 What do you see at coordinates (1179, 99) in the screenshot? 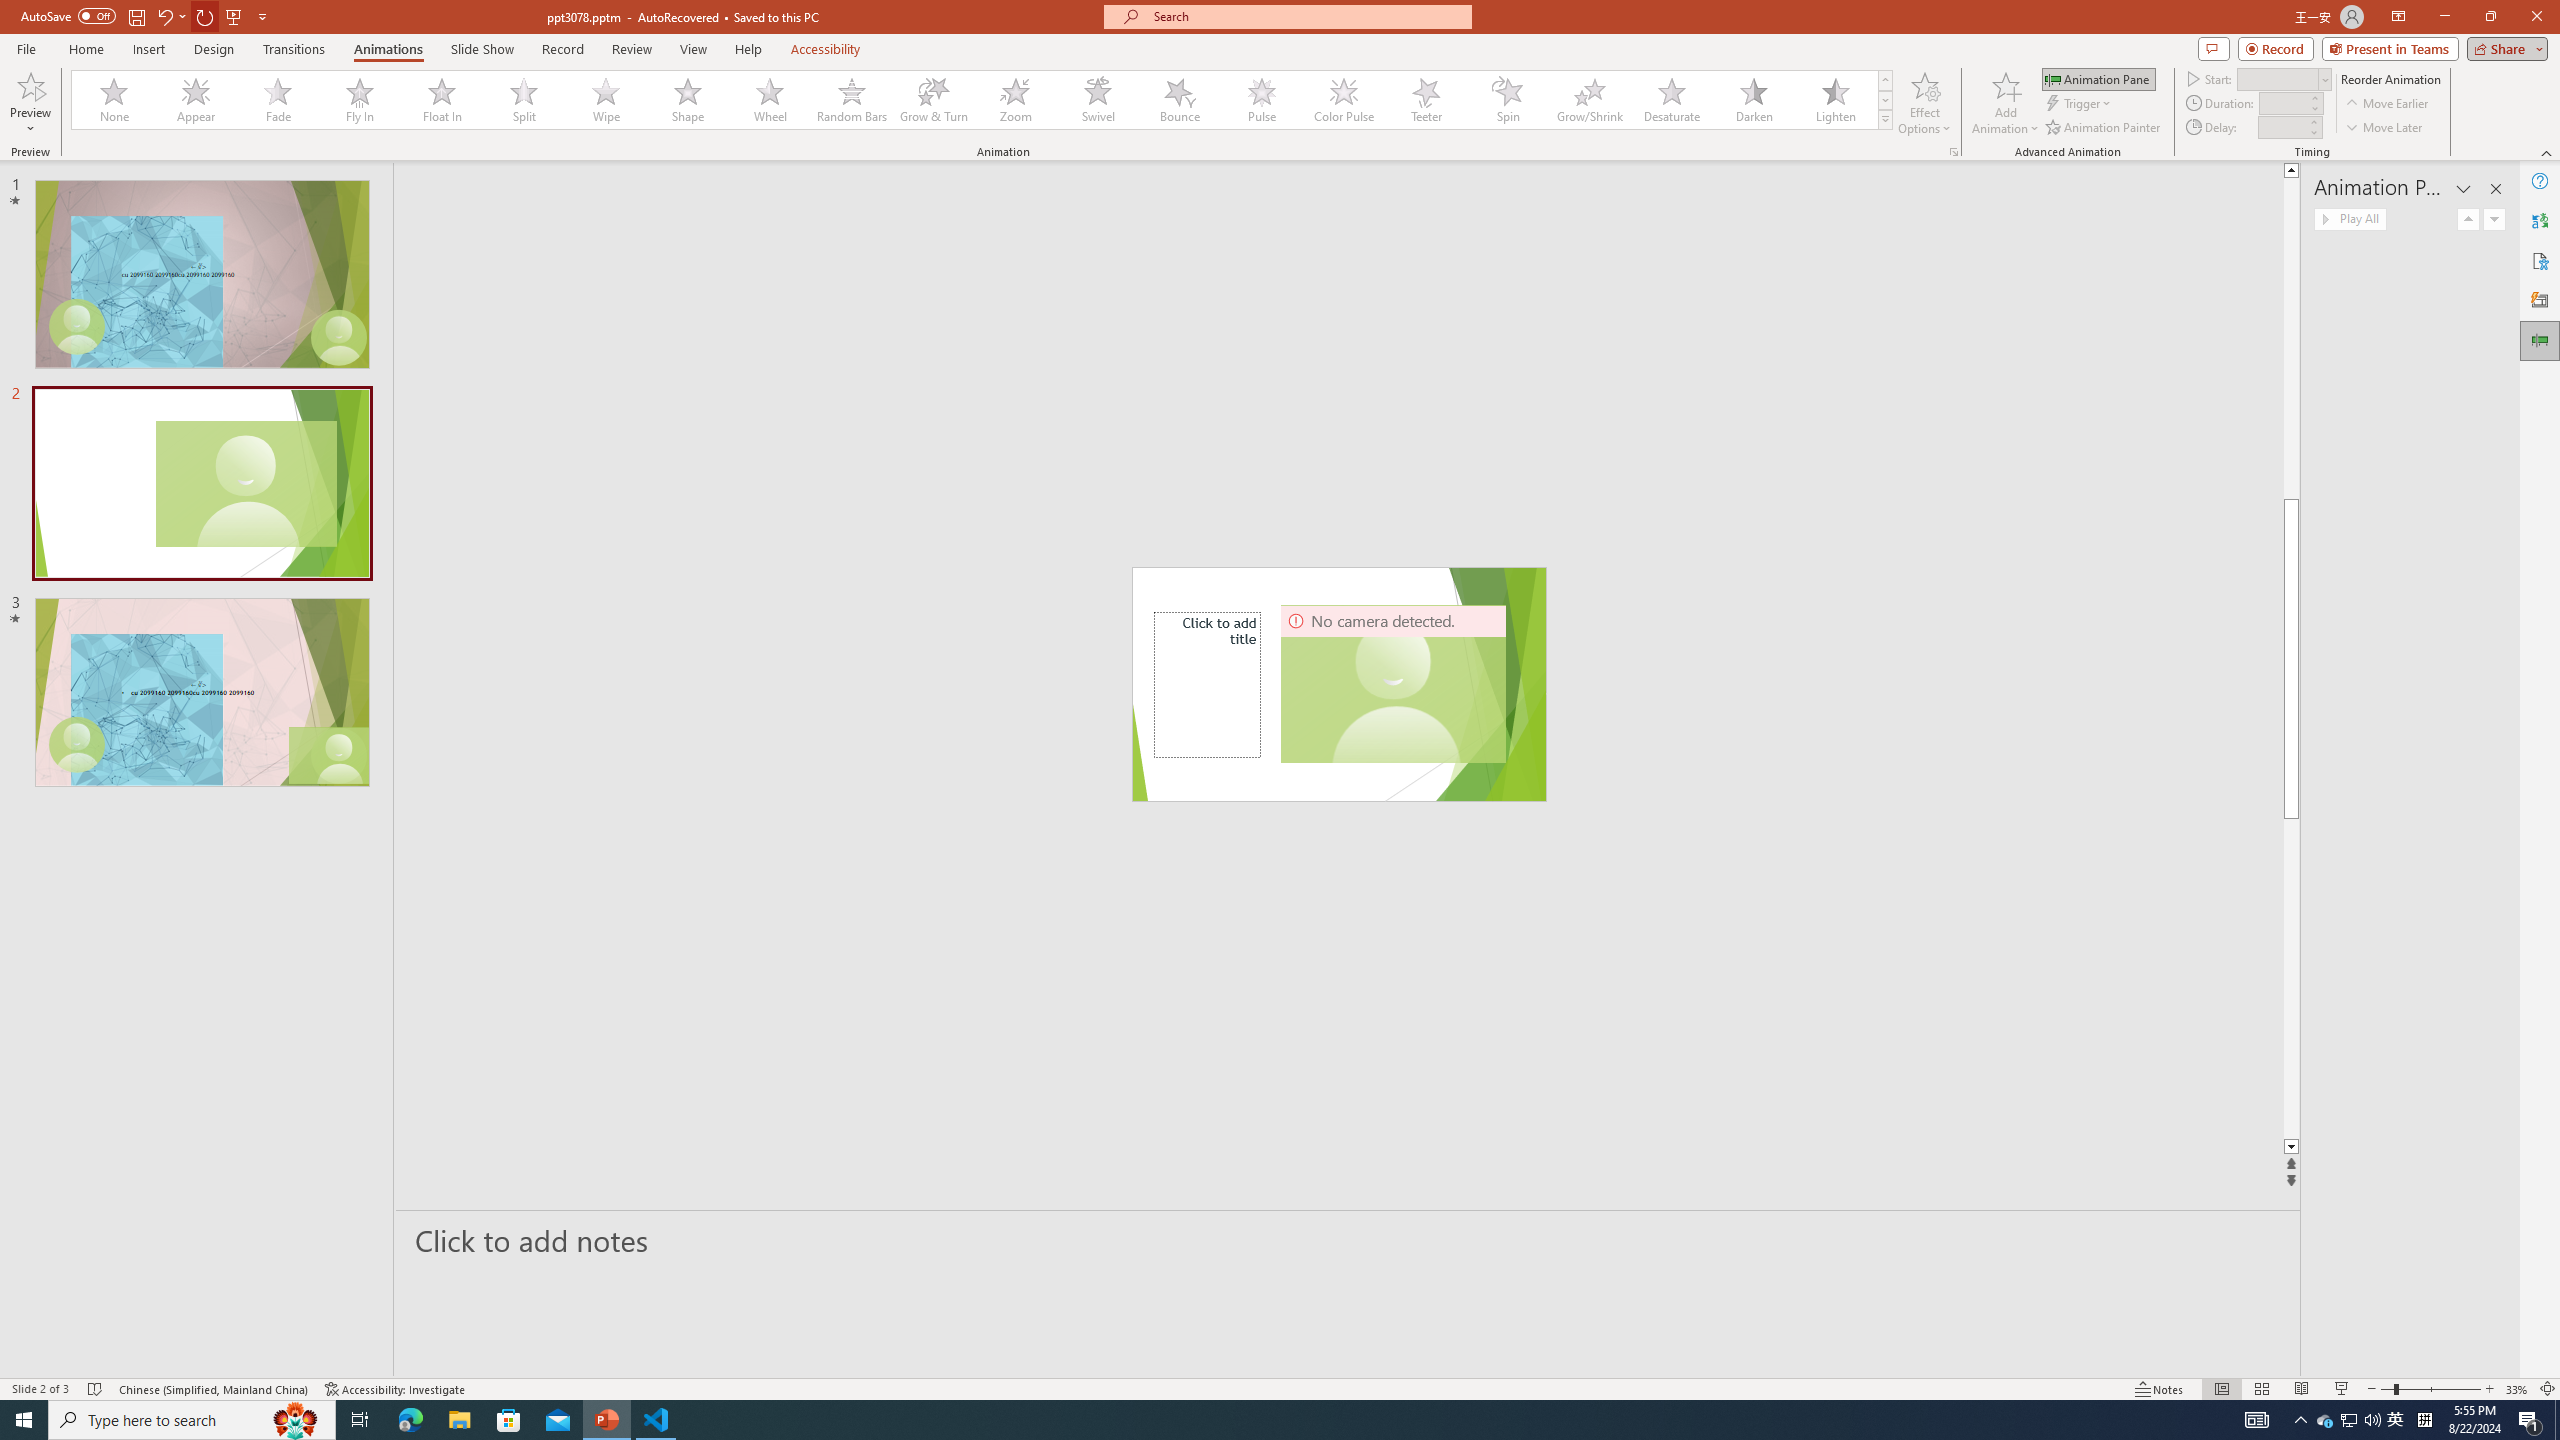
I see `'Bounce'` at bounding box center [1179, 99].